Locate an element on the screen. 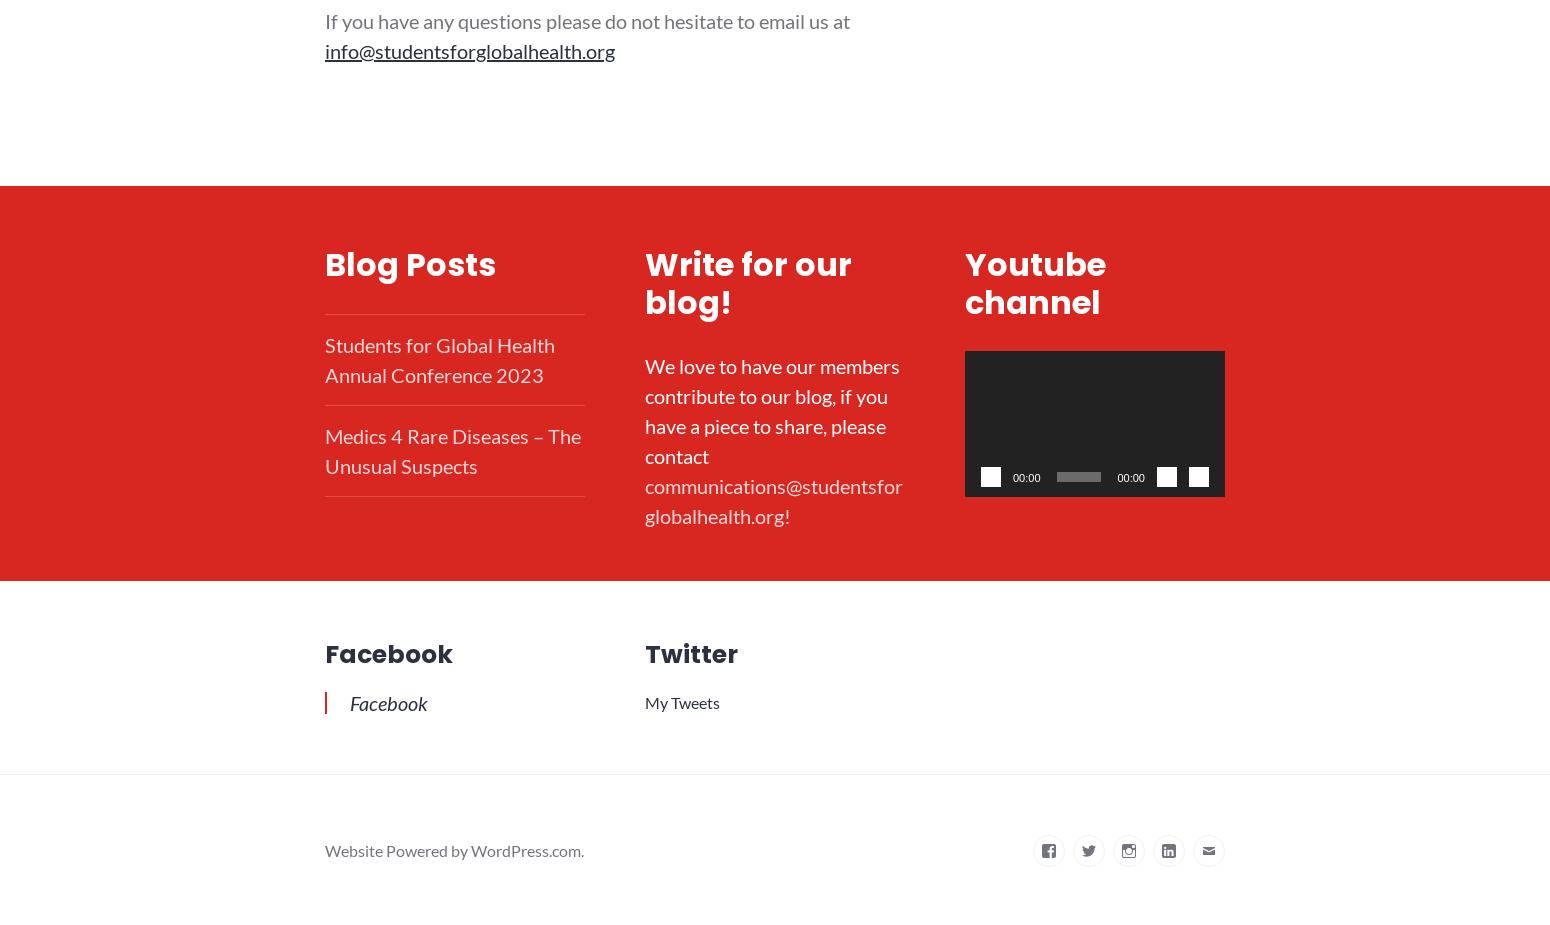  'Write for our blog!' is located at coordinates (747, 281).